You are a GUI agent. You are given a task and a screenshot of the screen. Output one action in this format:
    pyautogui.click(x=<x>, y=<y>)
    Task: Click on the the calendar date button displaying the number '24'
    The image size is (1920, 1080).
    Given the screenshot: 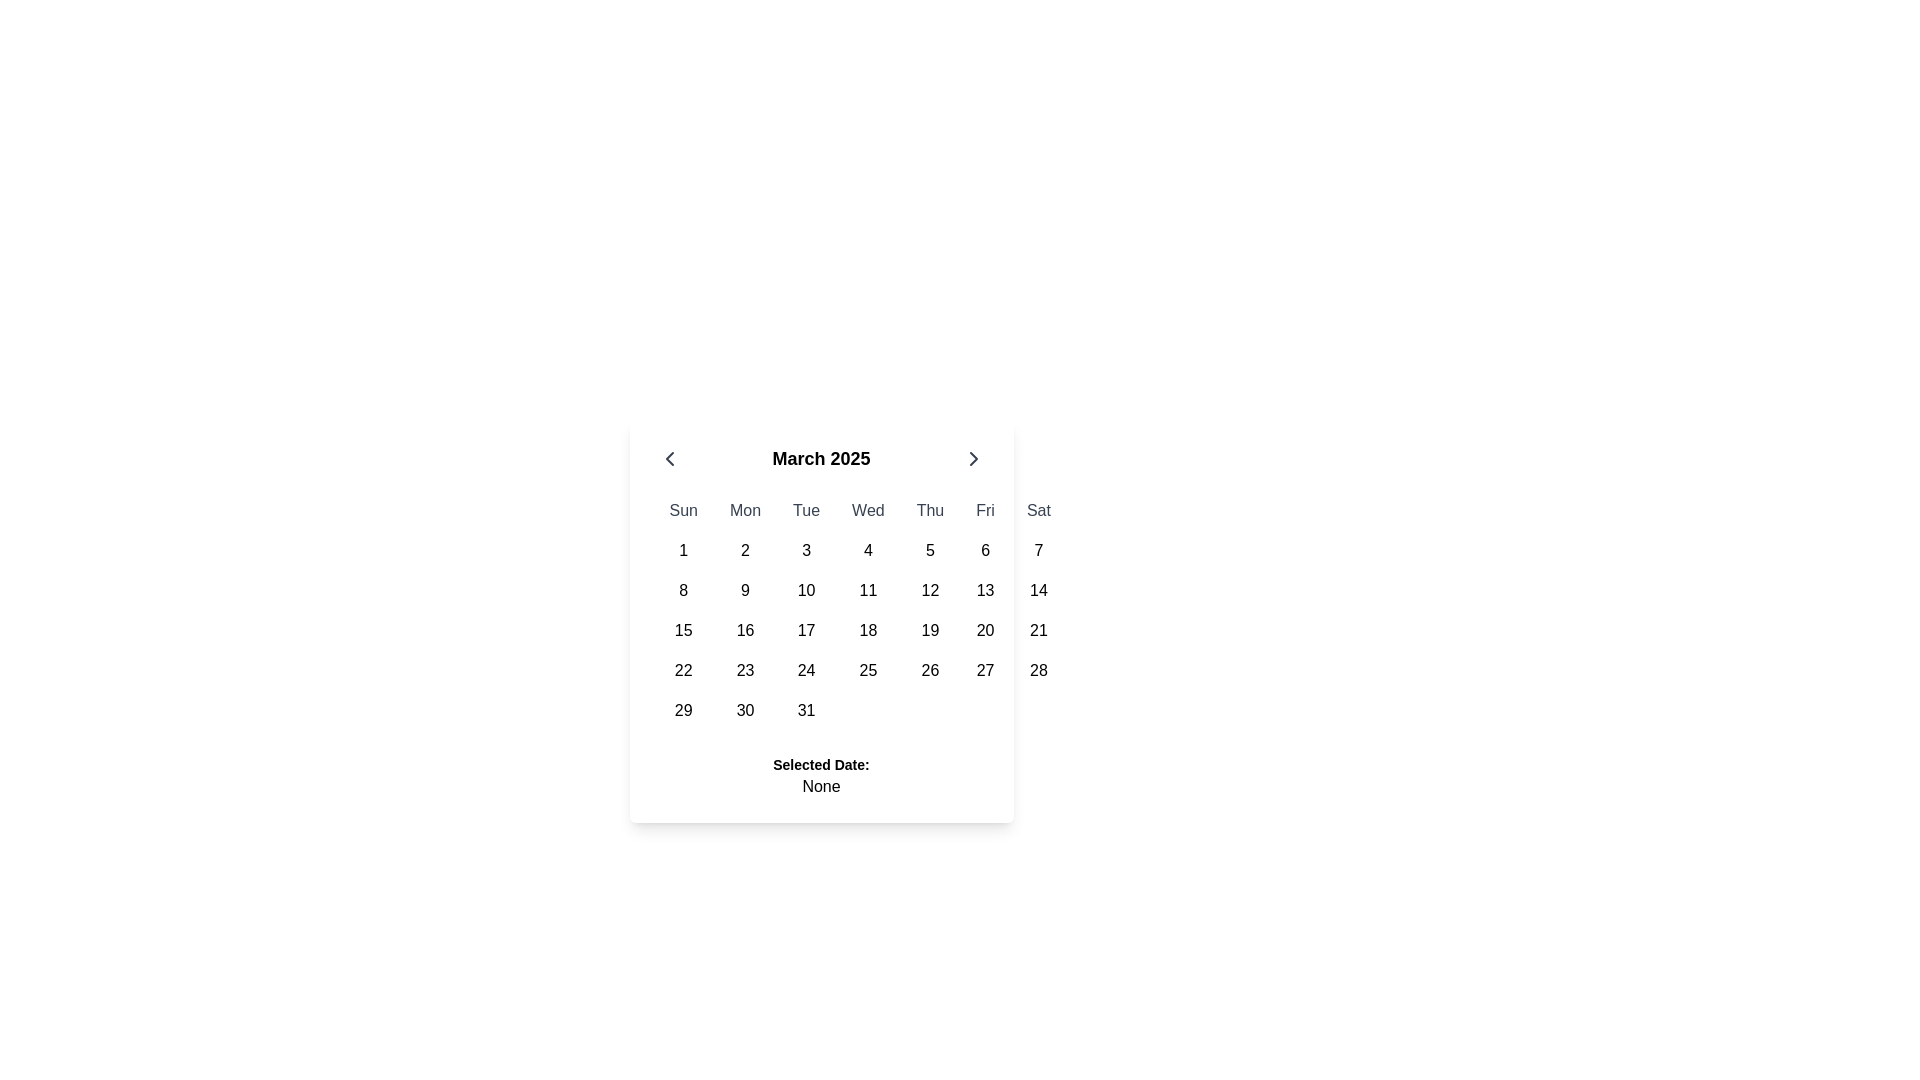 What is the action you would take?
    pyautogui.click(x=806, y=671)
    